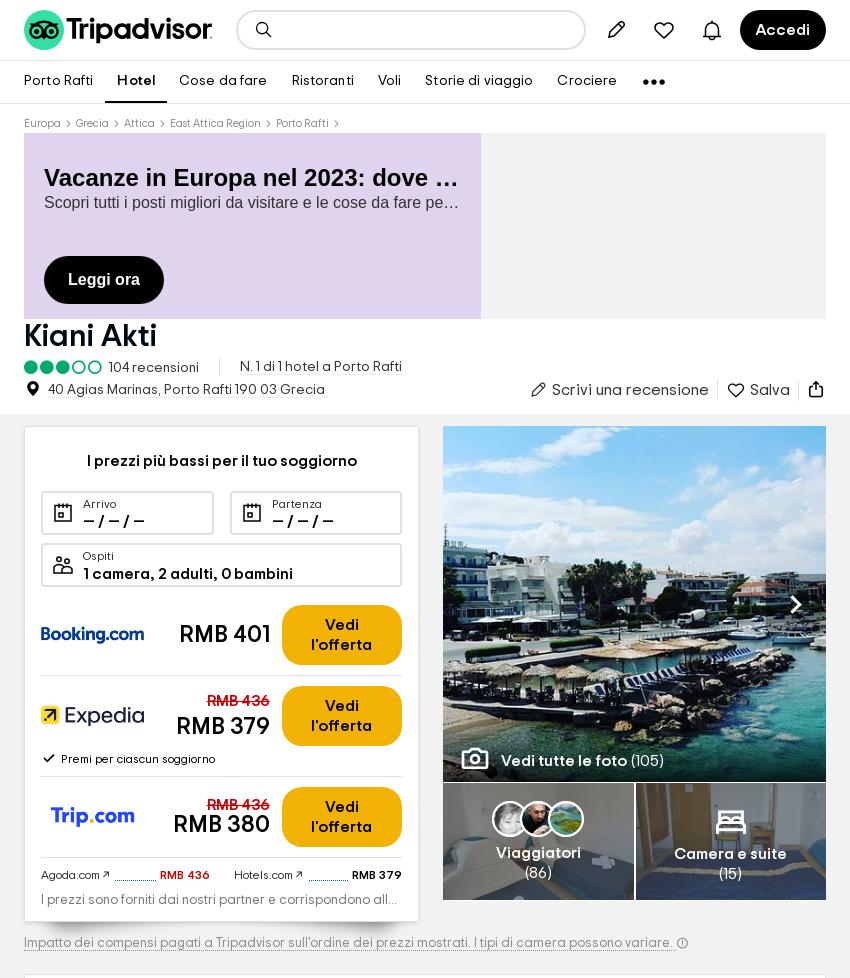 The width and height of the screenshot is (850, 978). What do you see at coordinates (220, 824) in the screenshot?
I see `'RMB 380'` at bounding box center [220, 824].